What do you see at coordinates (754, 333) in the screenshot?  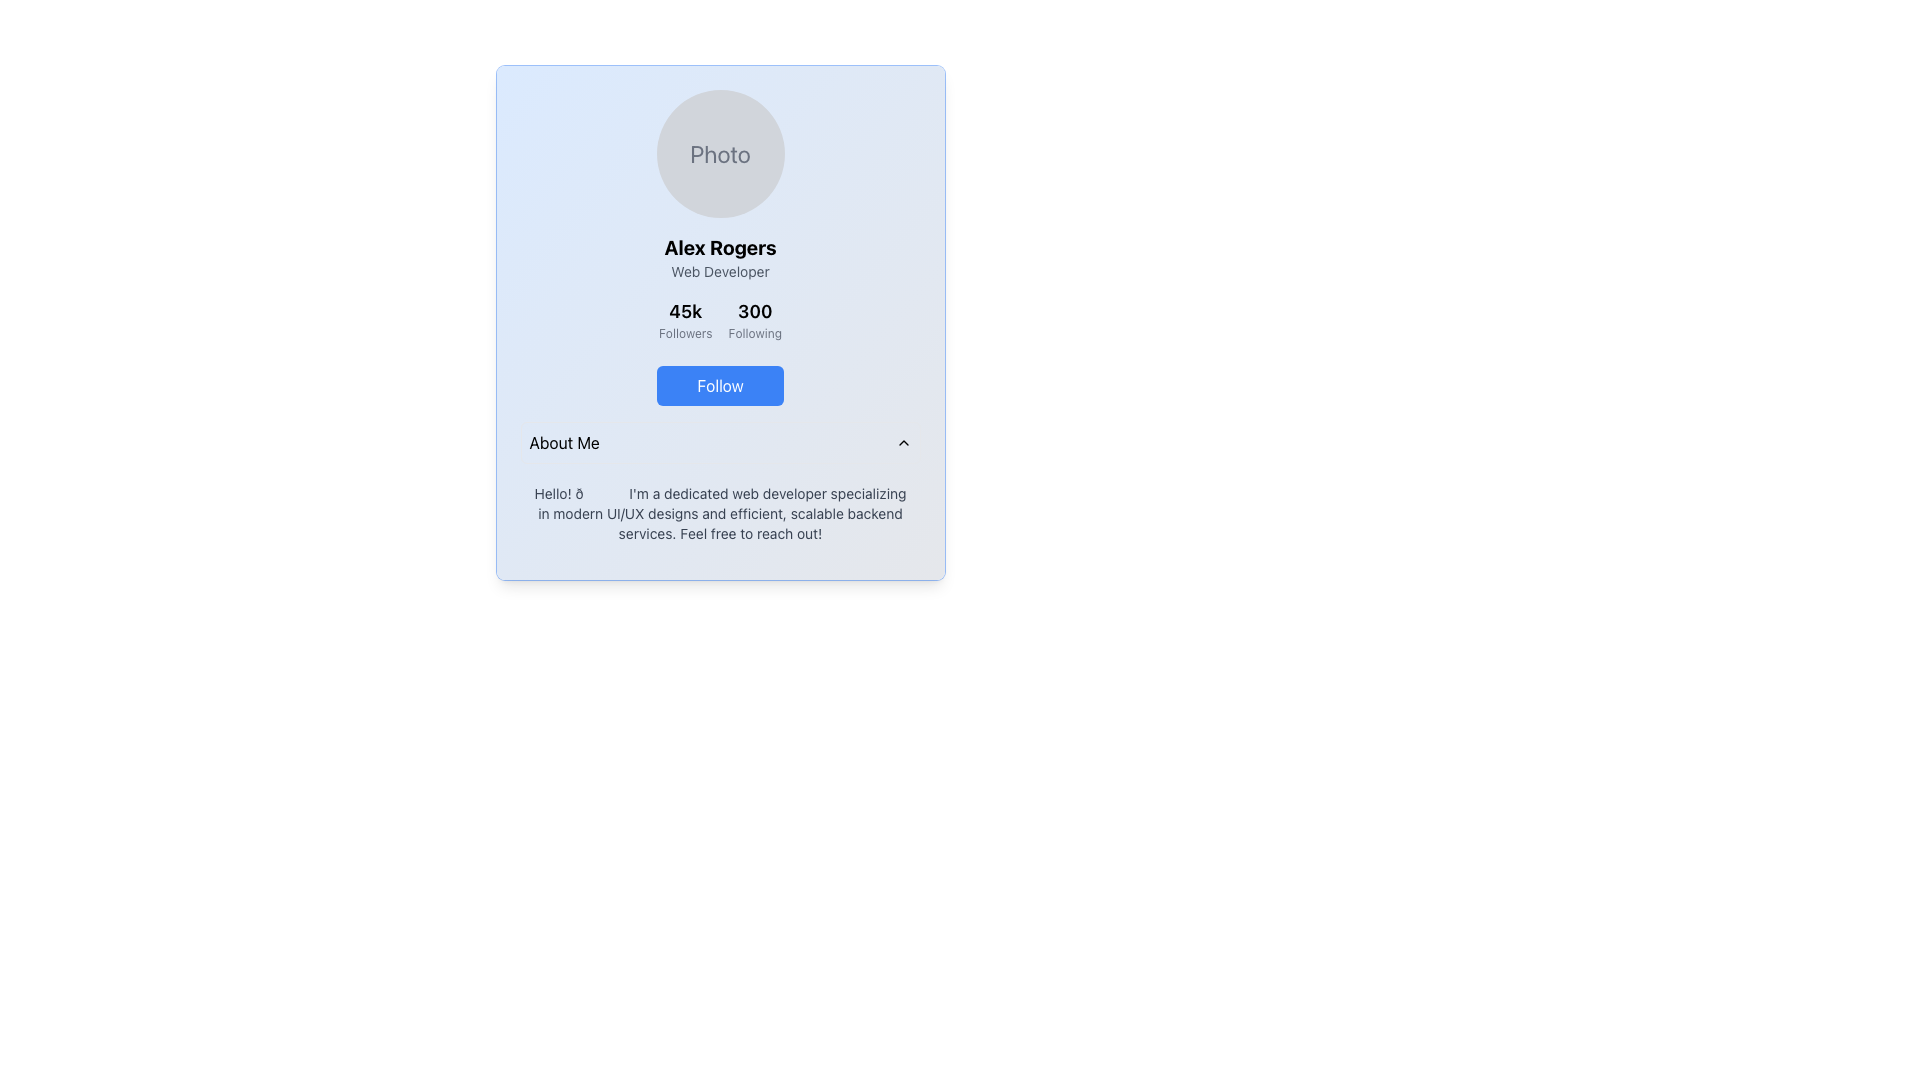 I see `the text label that reads 'Following', which is styled with a small-sized font and gray color, located below the number '300' in the stats display` at bounding box center [754, 333].